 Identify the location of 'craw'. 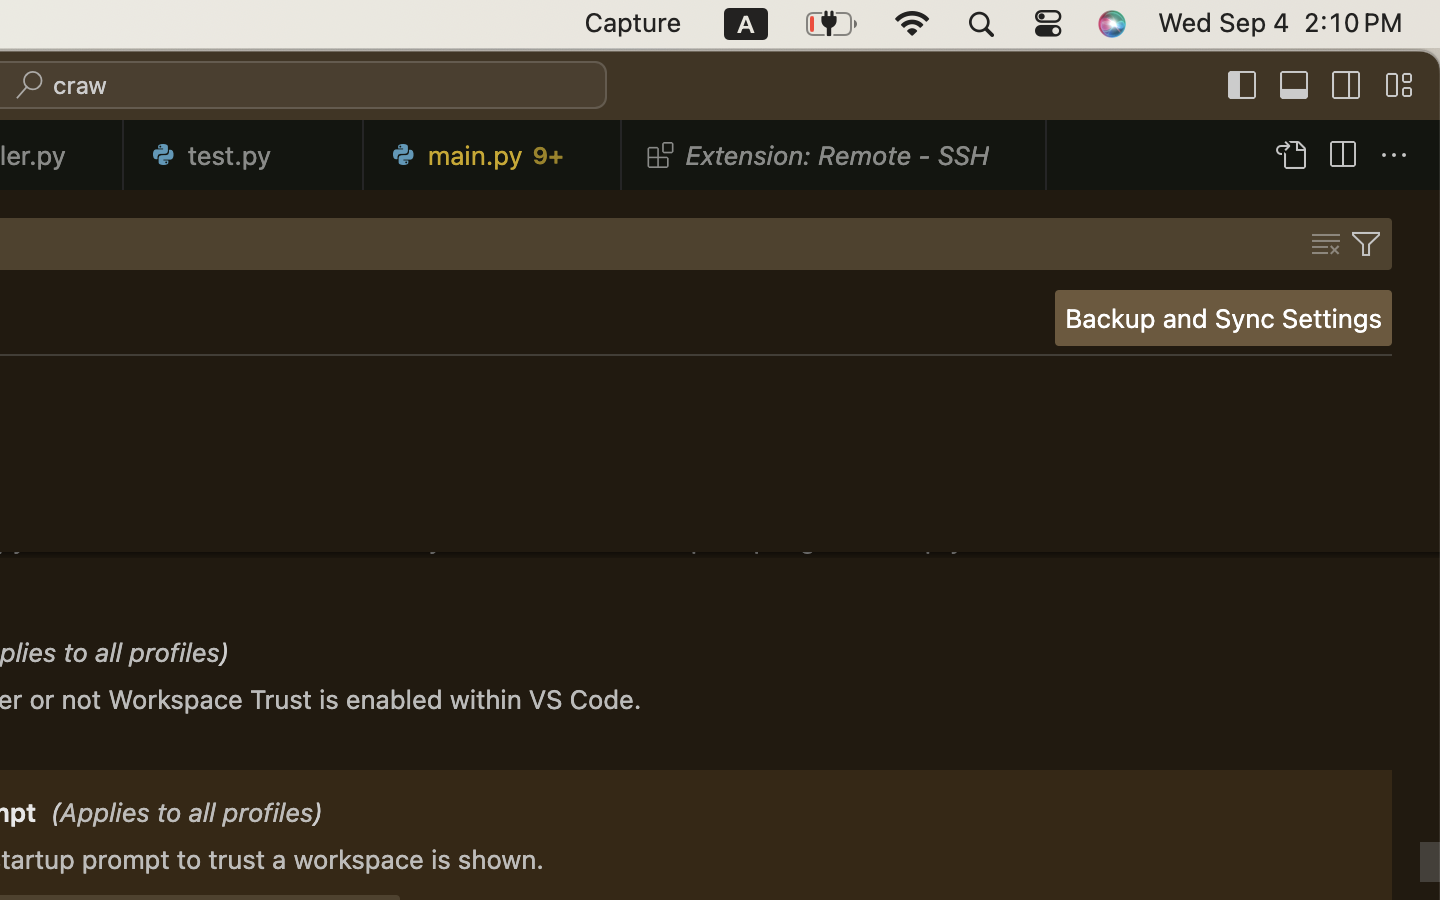
(80, 85).